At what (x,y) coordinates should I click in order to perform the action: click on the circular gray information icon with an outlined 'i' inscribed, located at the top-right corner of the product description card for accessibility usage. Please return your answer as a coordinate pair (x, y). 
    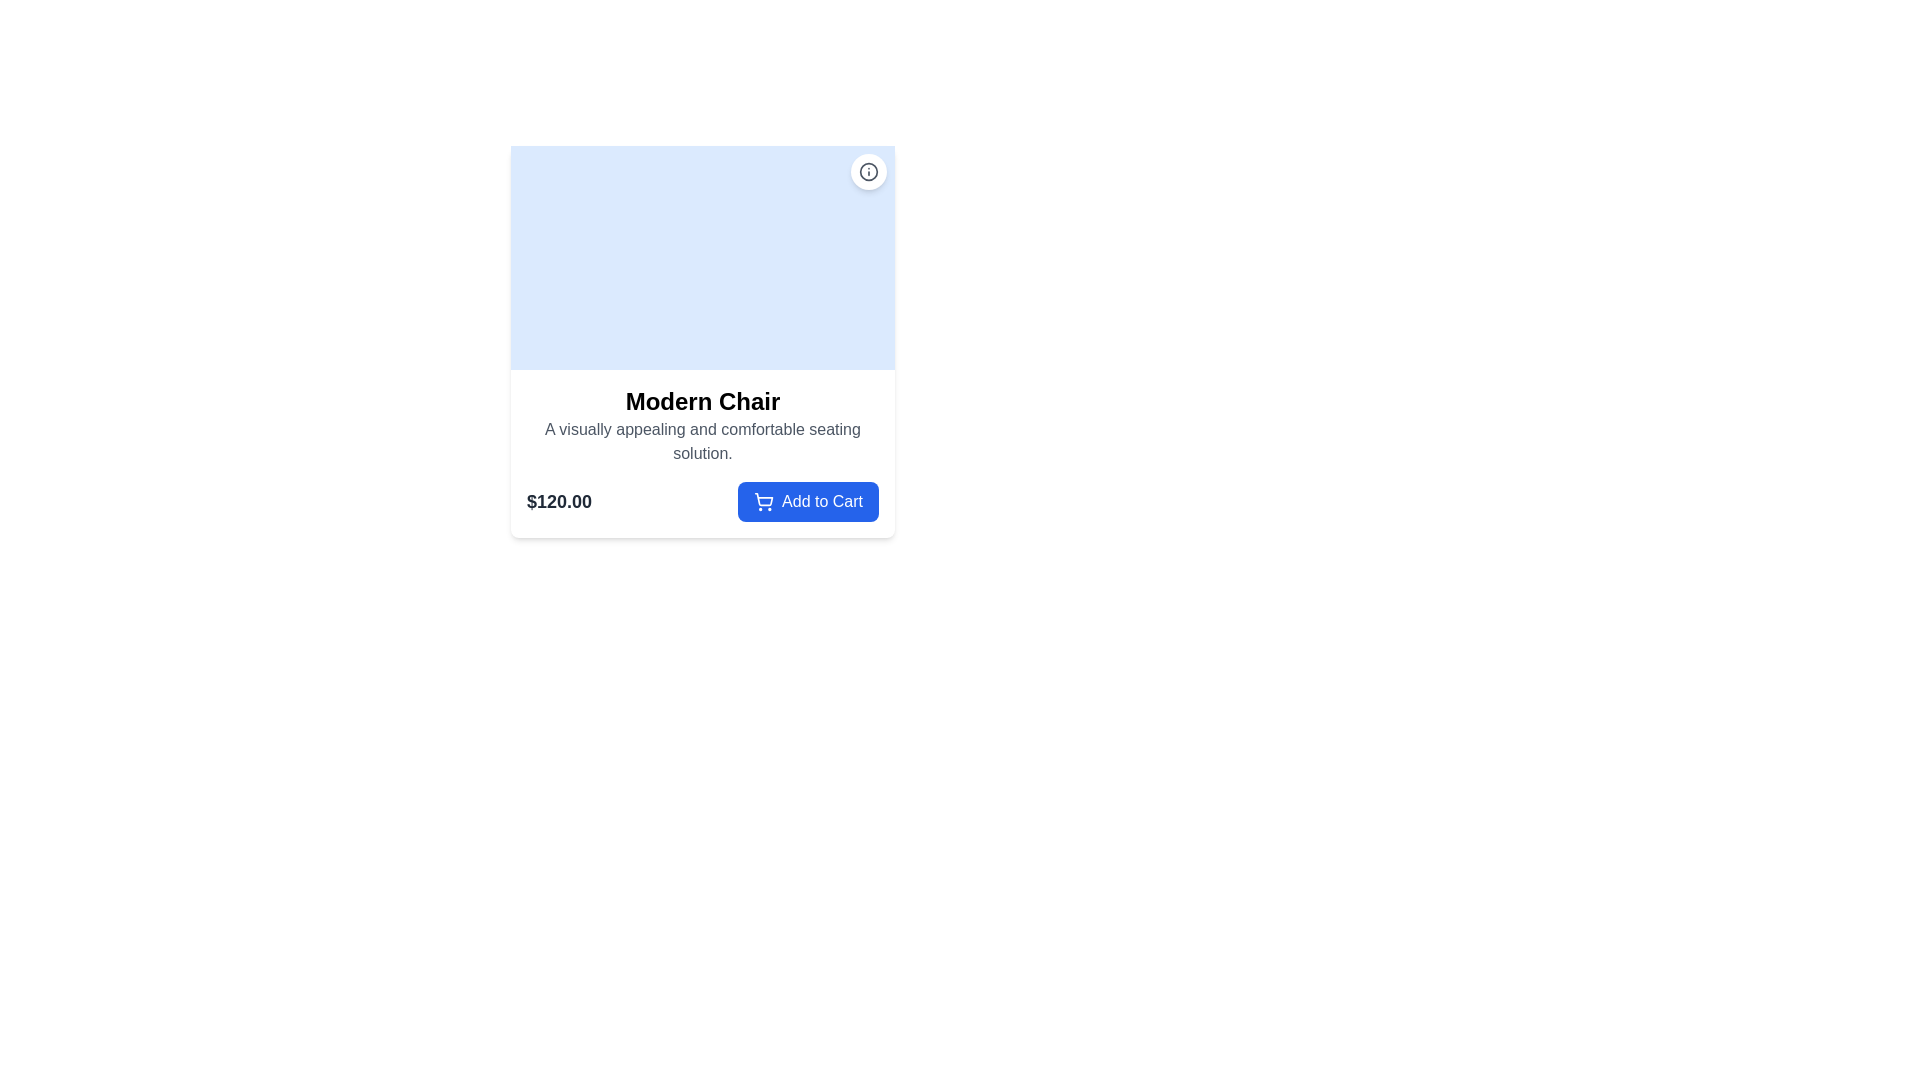
    Looking at the image, I should click on (868, 171).